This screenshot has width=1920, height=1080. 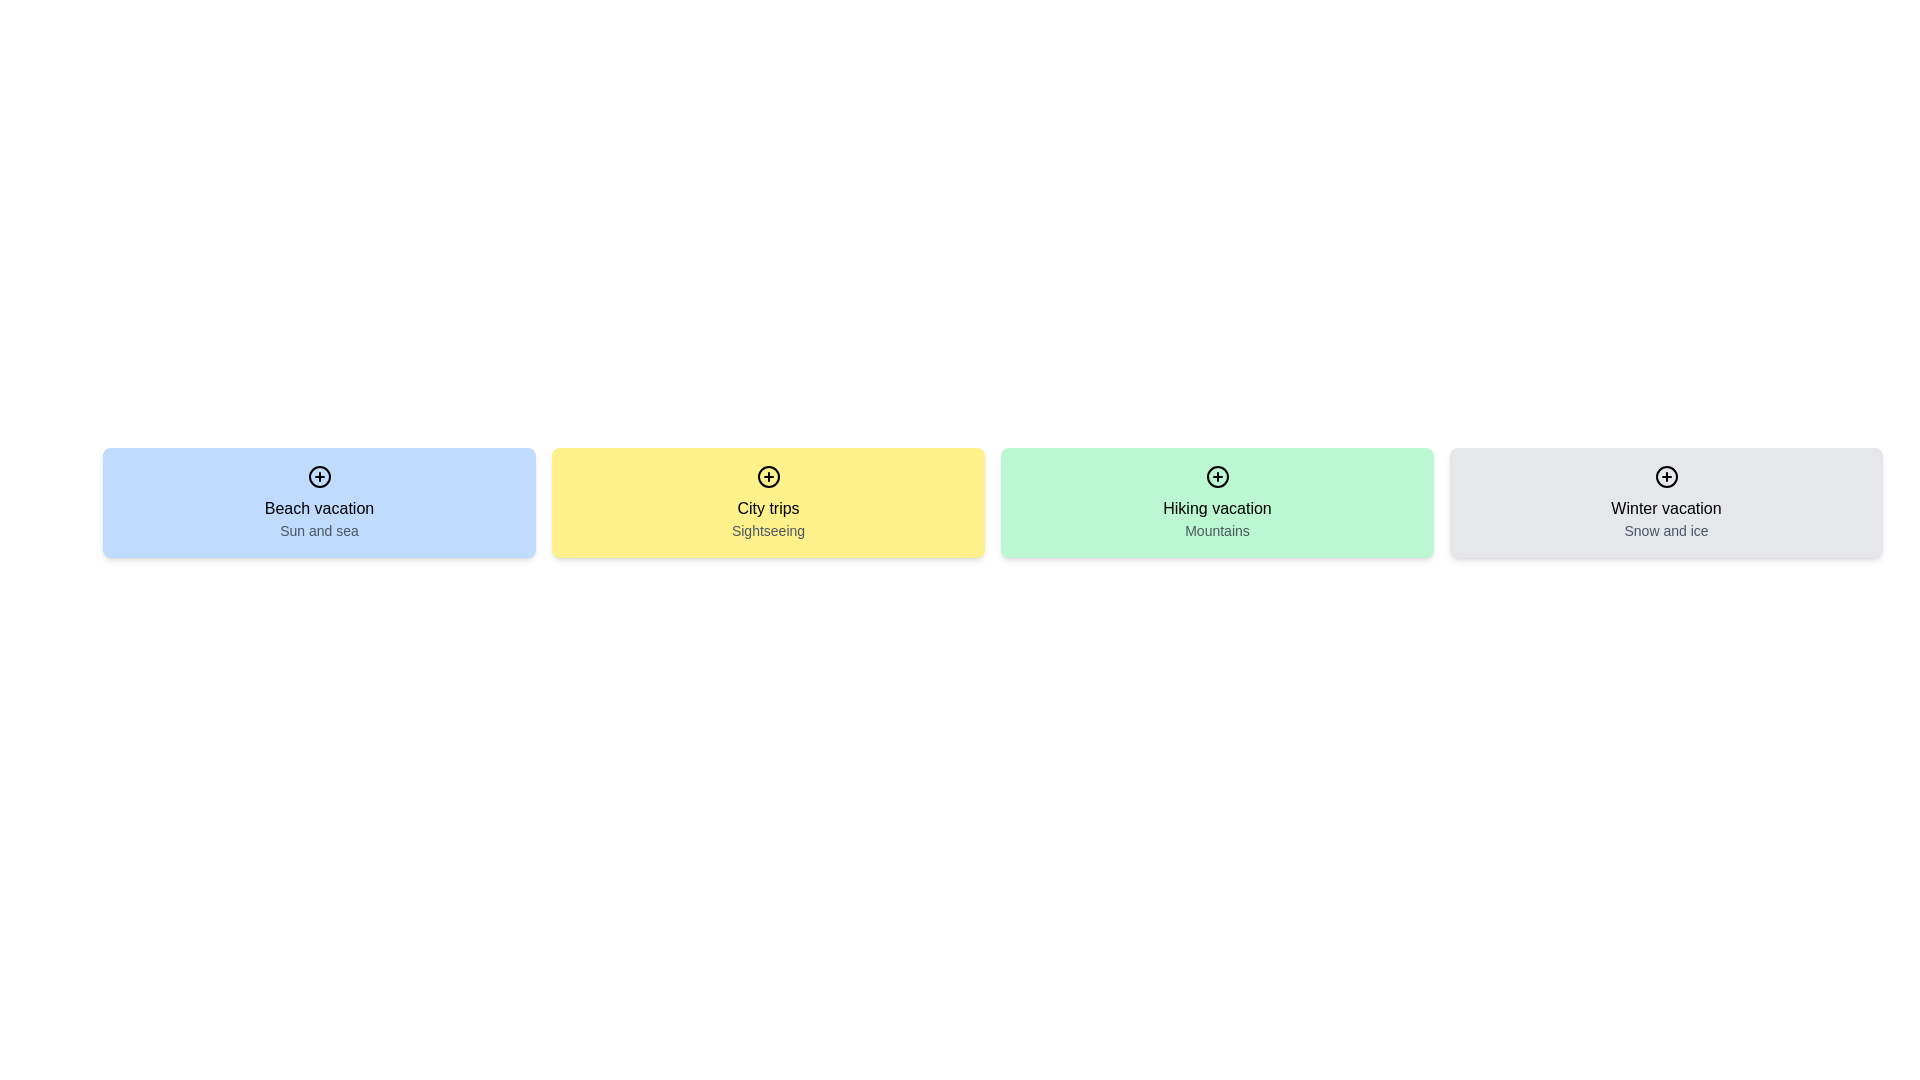 What do you see at coordinates (767, 477) in the screenshot?
I see `the circular icon with a plus sign inside, located at the top center of the yellow card labeled 'City trips'` at bounding box center [767, 477].